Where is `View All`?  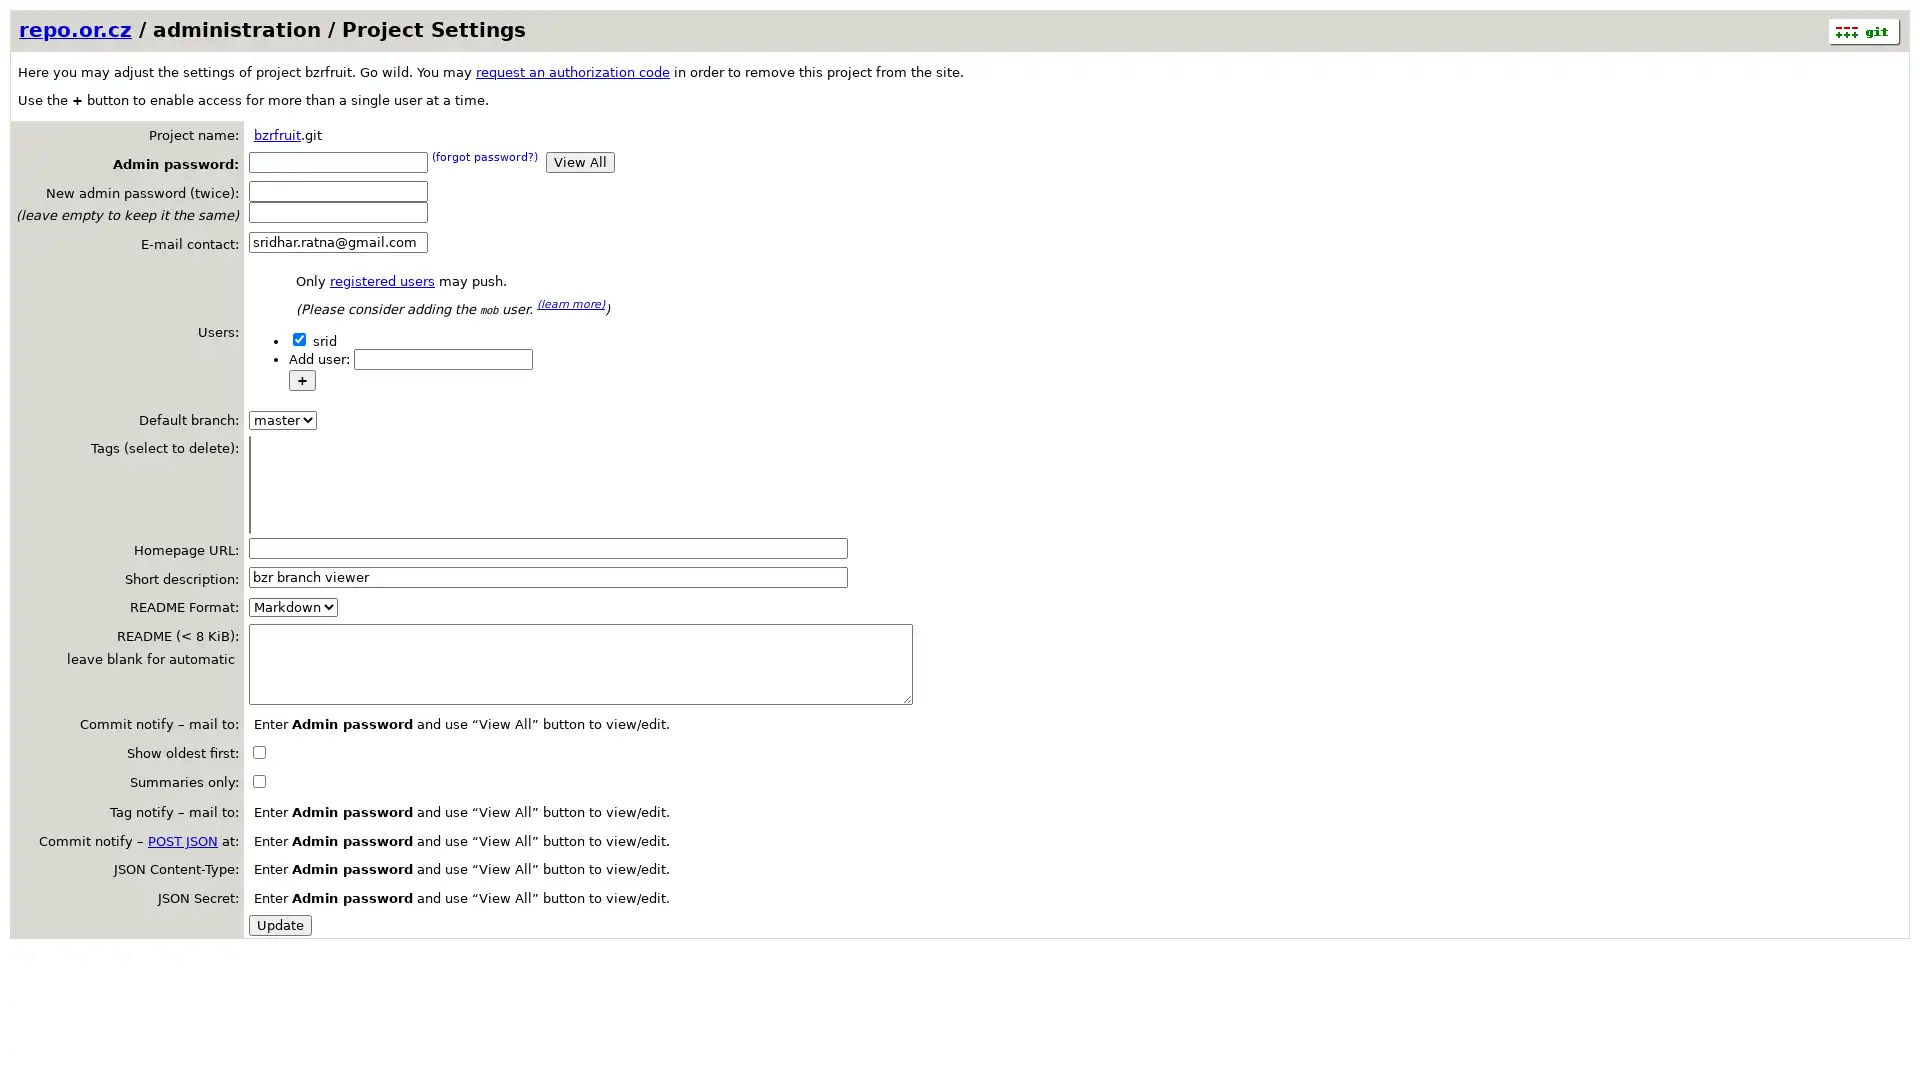 View All is located at coordinates (579, 160).